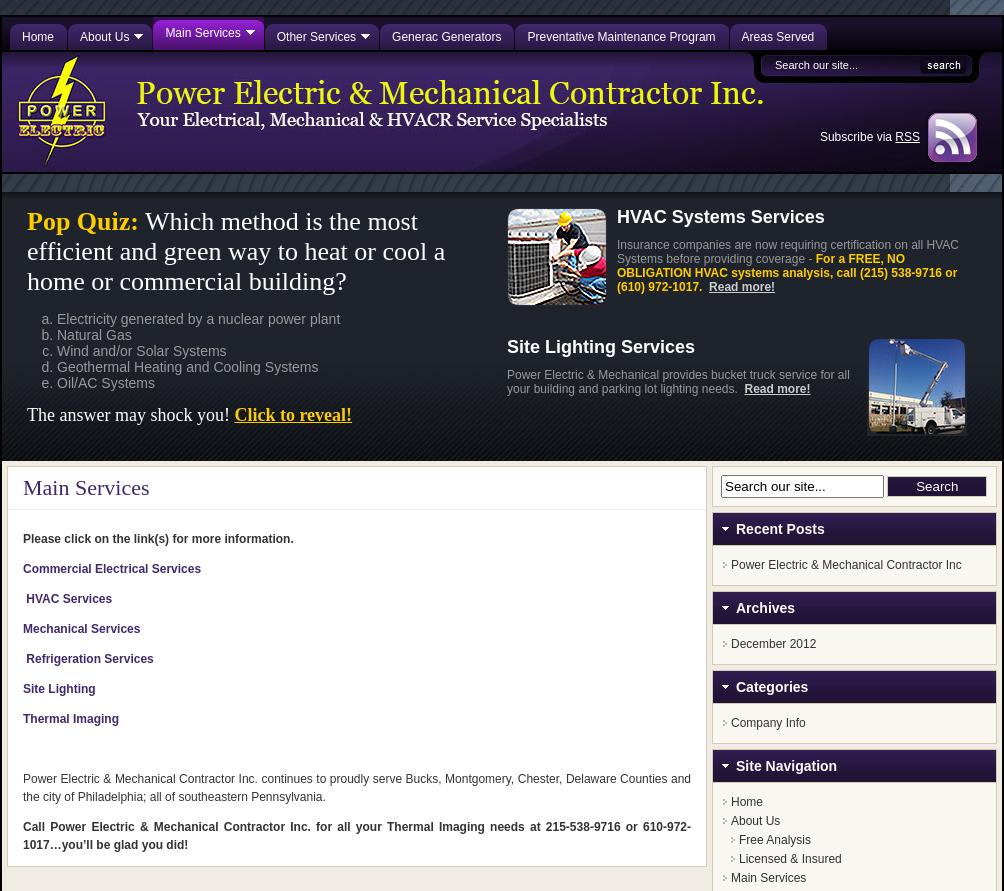 The height and width of the screenshot is (891, 1004). What do you see at coordinates (745, 801) in the screenshot?
I see `'Home'` at bounding box center [745, 801].